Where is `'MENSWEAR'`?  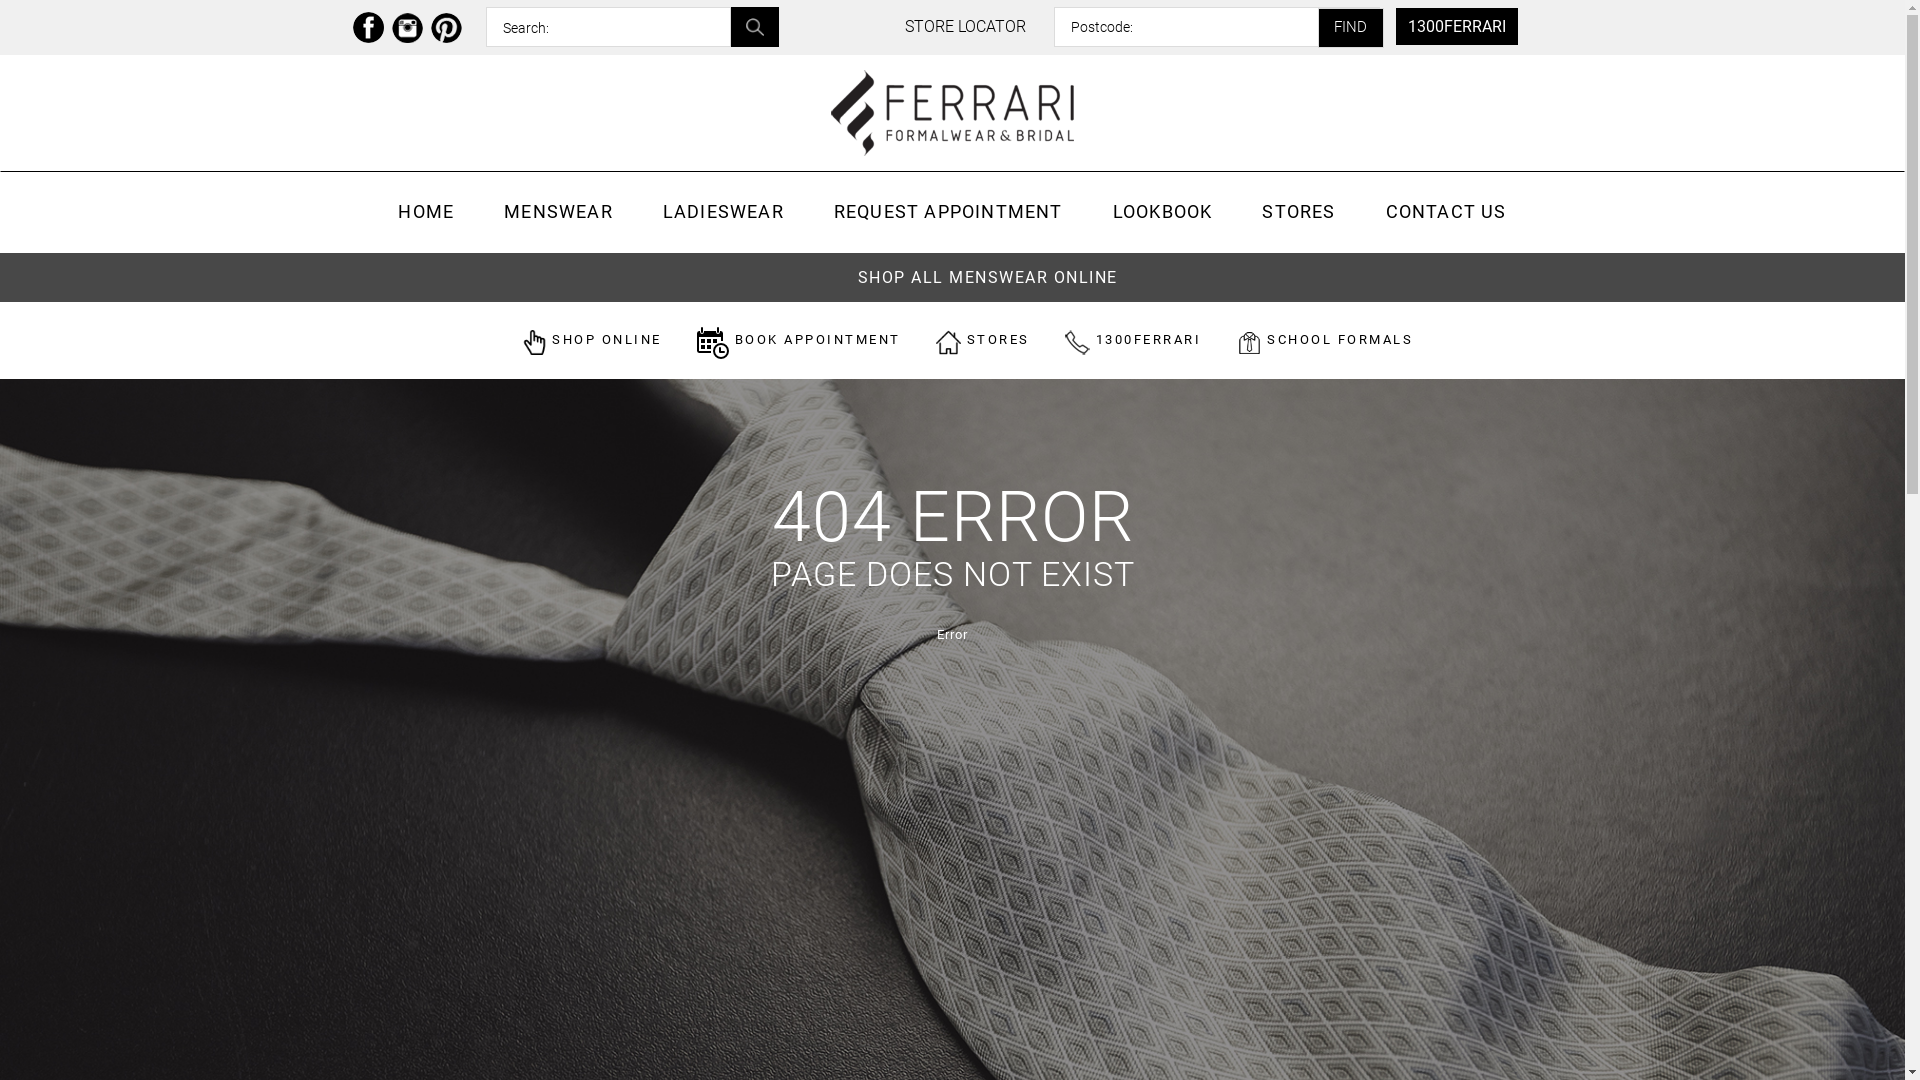
'MENSWEAR' is located at coordinates (480, 212).